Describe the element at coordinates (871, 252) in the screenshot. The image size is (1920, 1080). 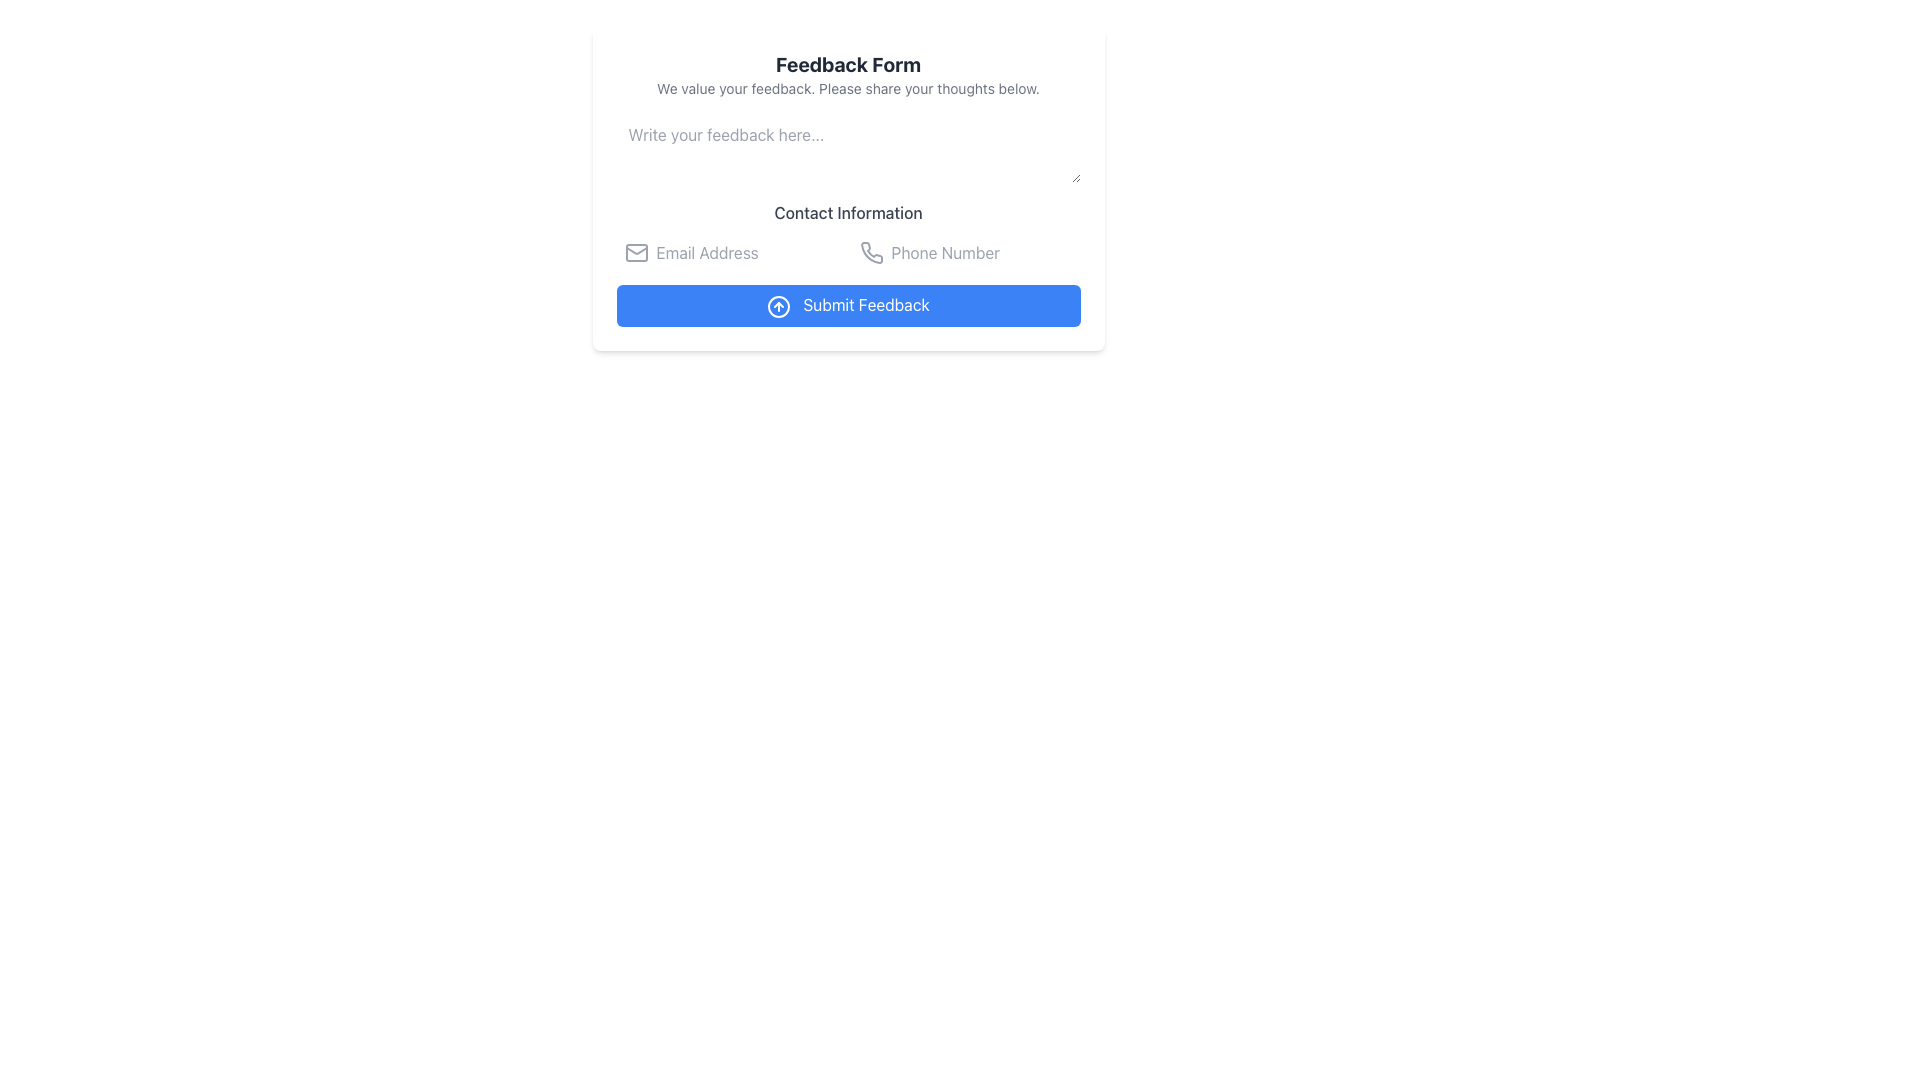
I see `the gray minimalistic phone icon located to the left of the 'Phone Number' input box in the contact information section` at that location.